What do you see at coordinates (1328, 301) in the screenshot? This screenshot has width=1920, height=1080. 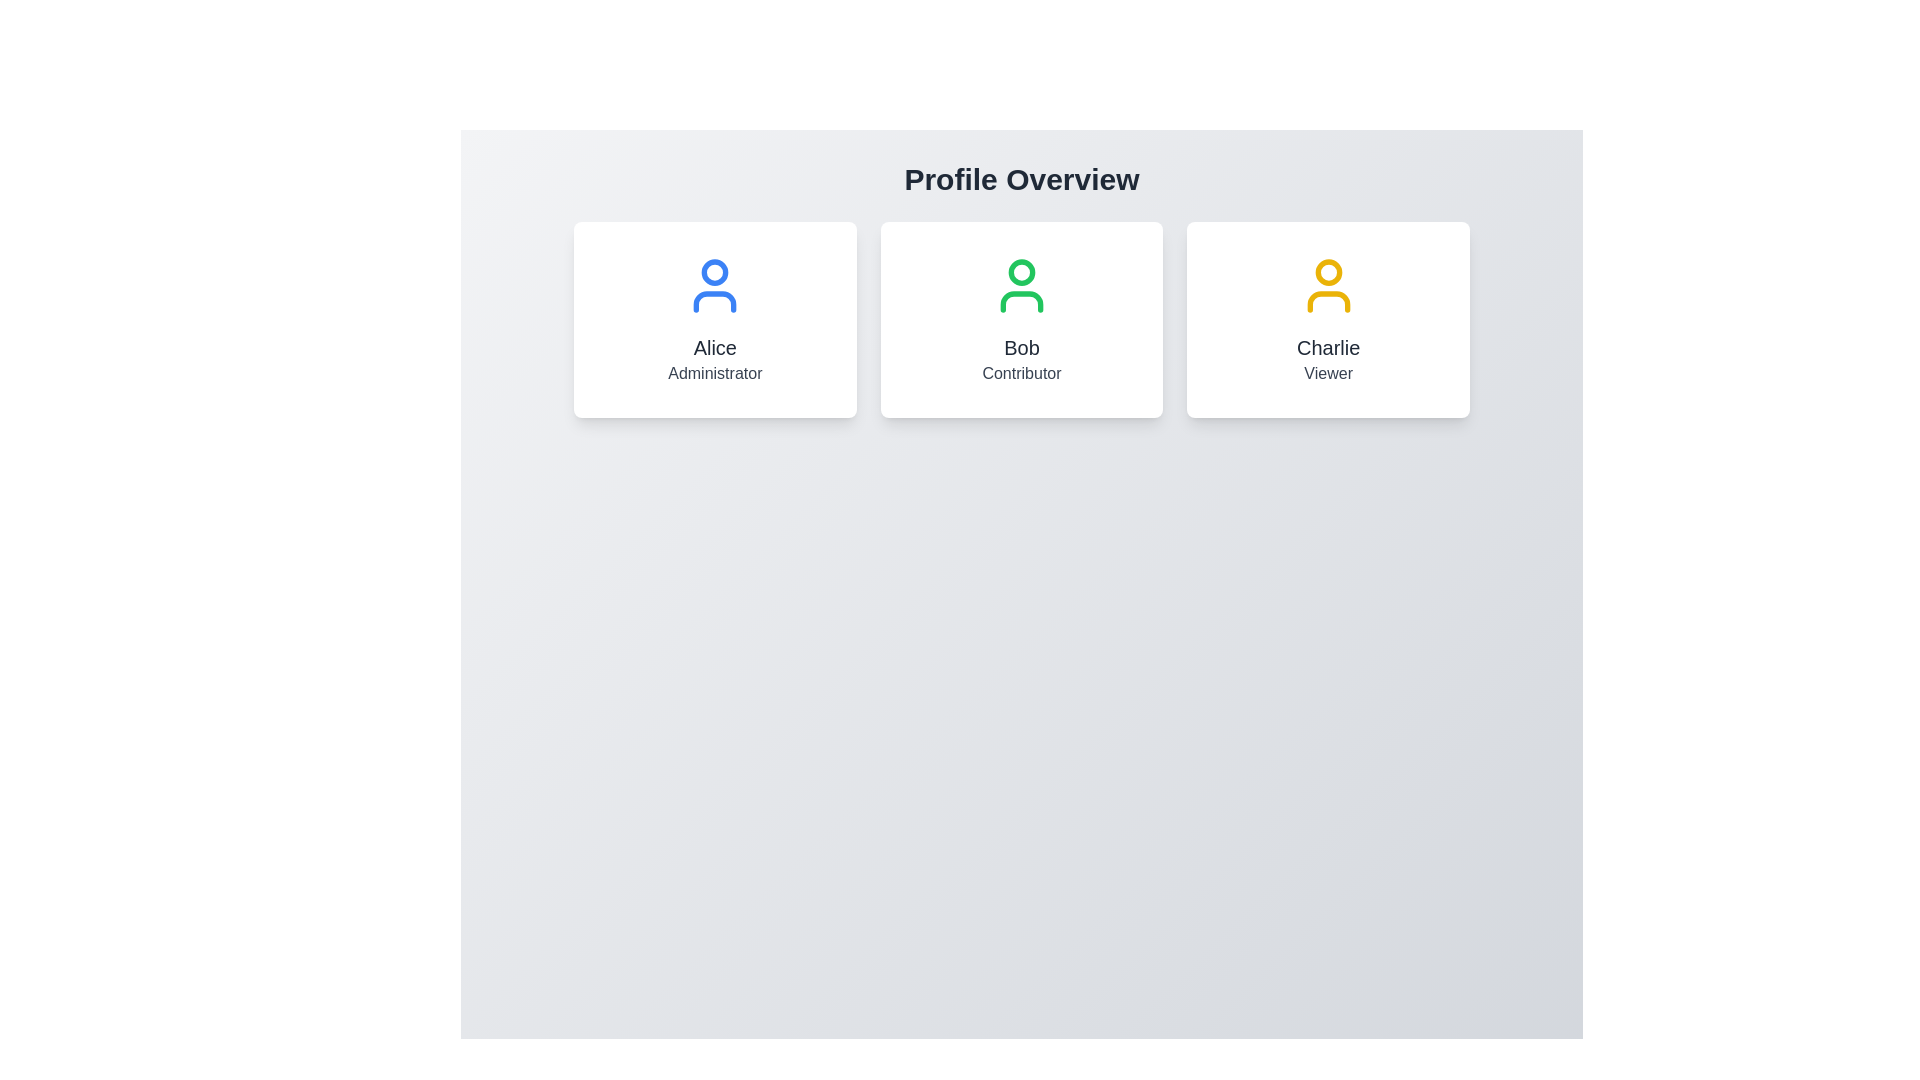 I see `the yellow torso and shoulders component of the user icon in the third card labeled 'Charlie' and titled 'Viewer'` at bounding box center [1328, 301].